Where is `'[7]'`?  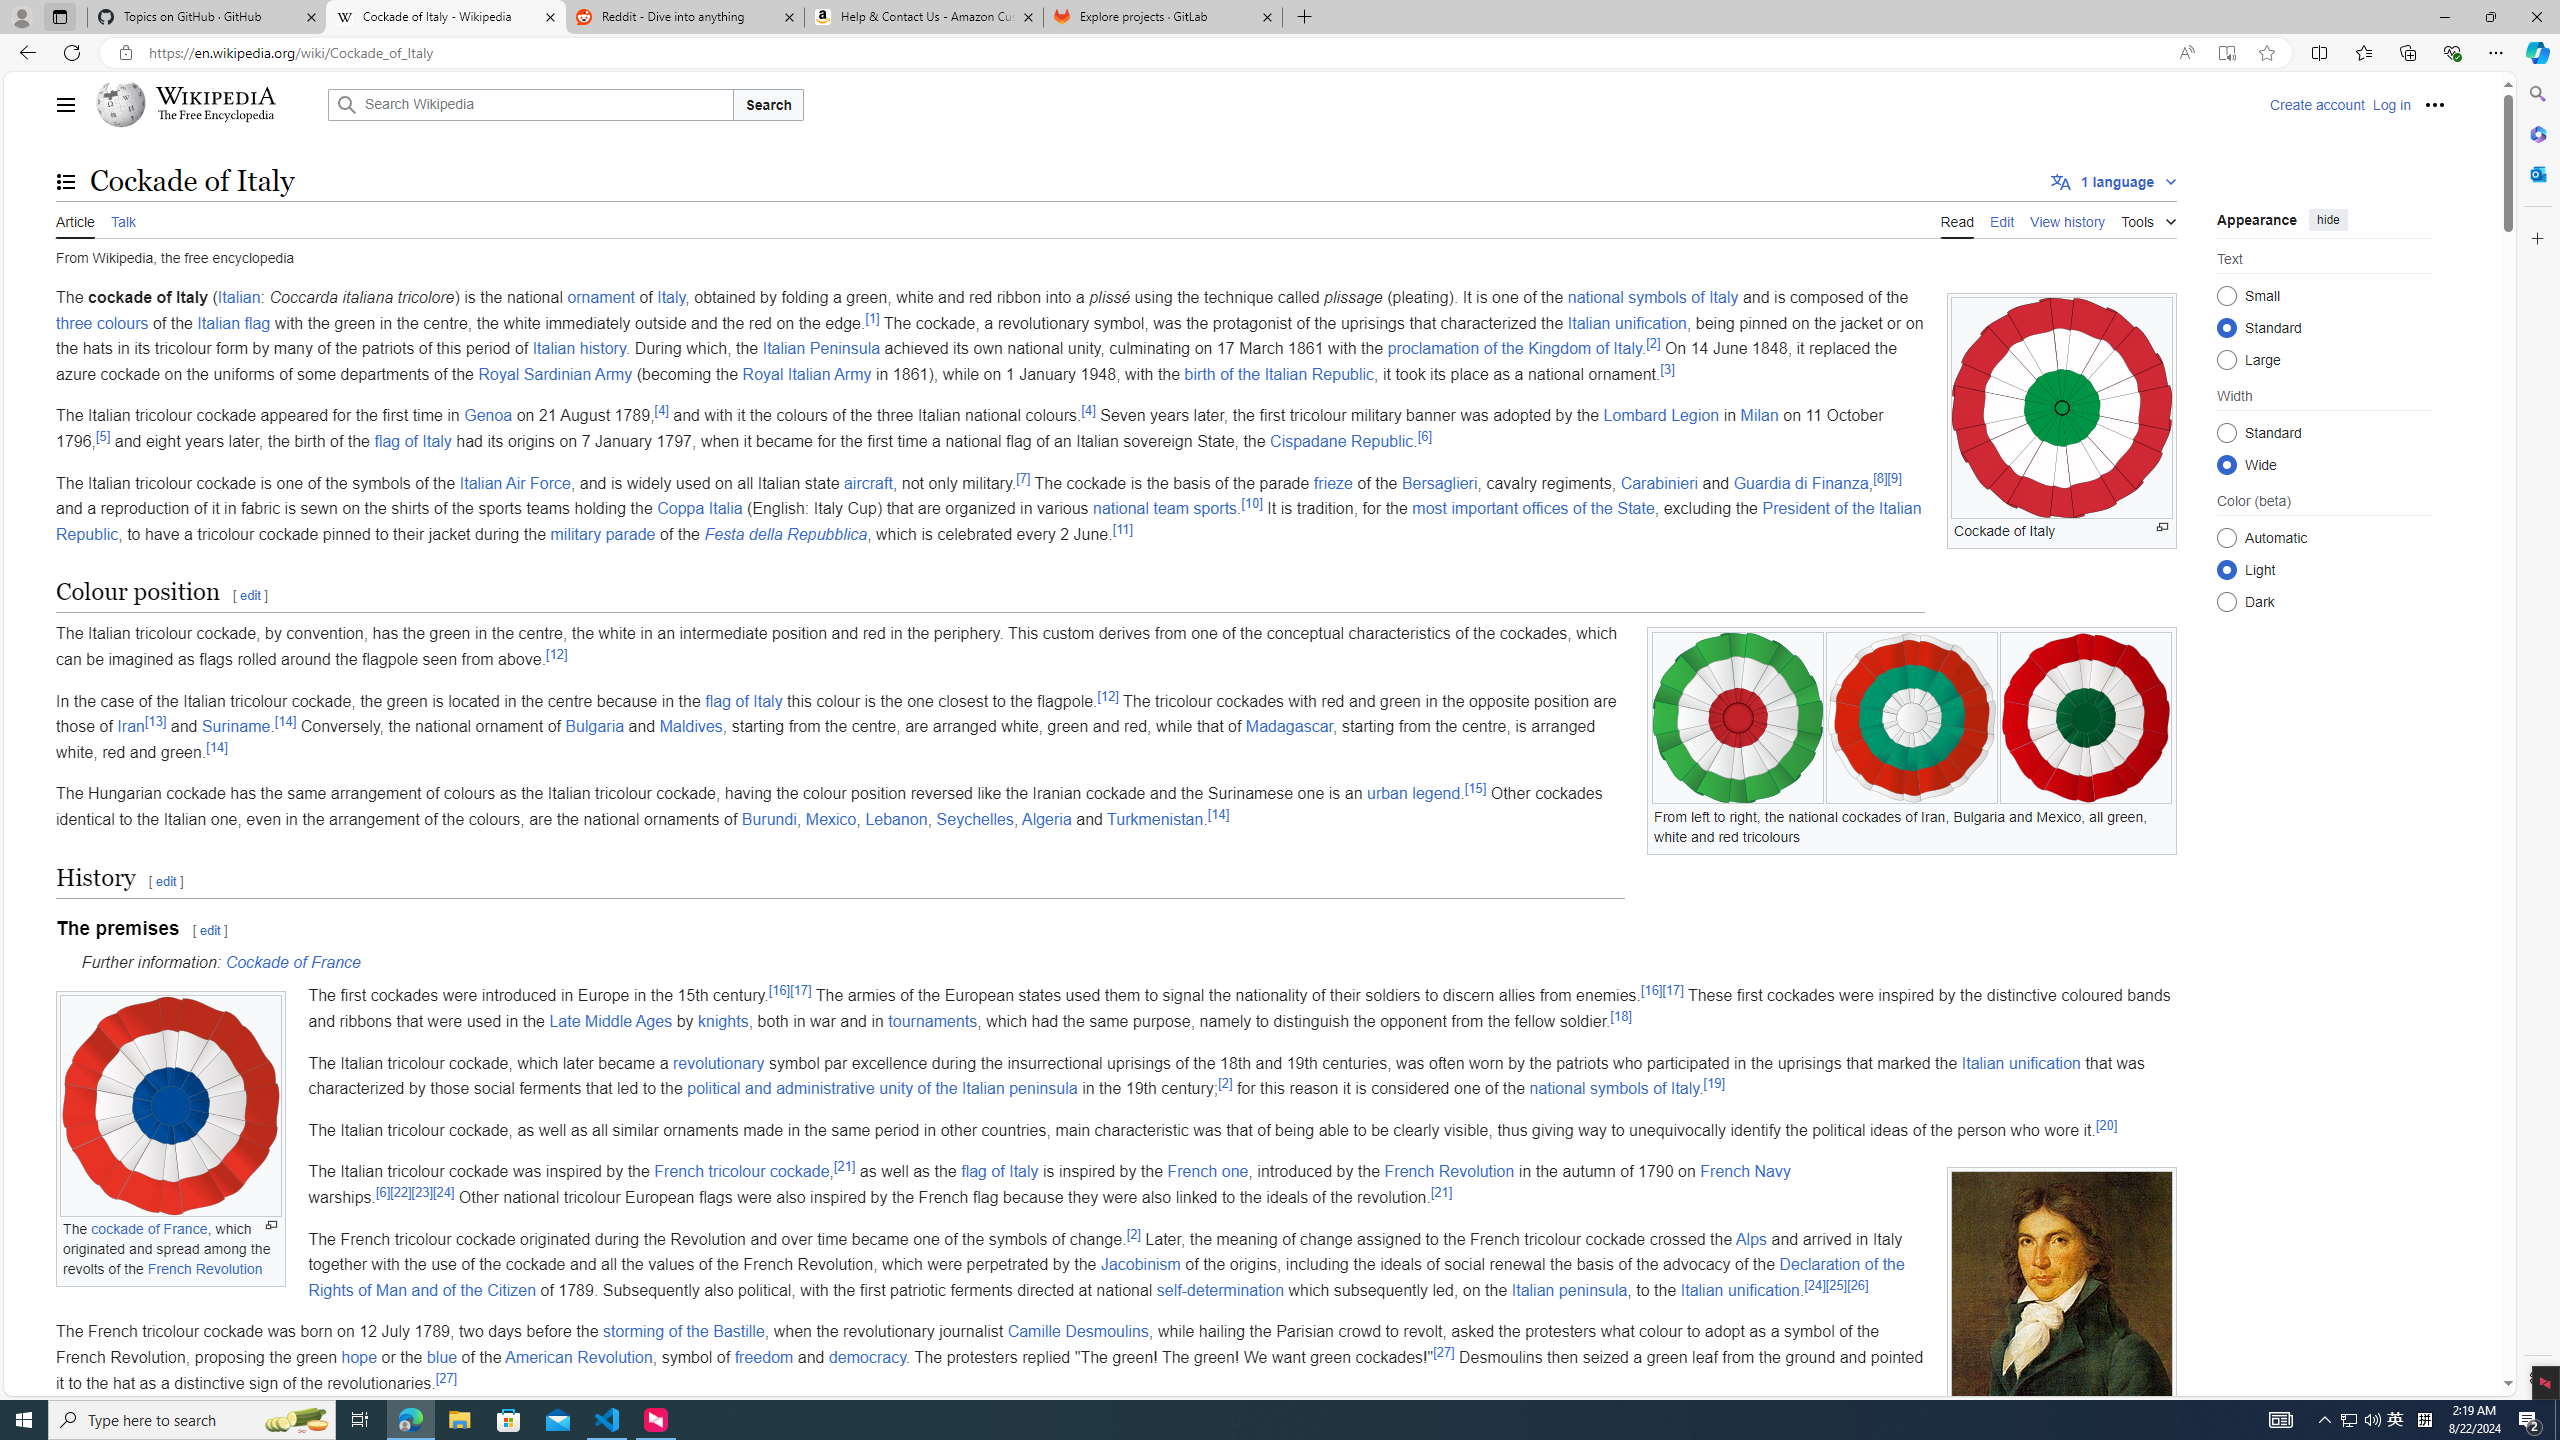 '[7]' is located at coordinates (1023, 478).